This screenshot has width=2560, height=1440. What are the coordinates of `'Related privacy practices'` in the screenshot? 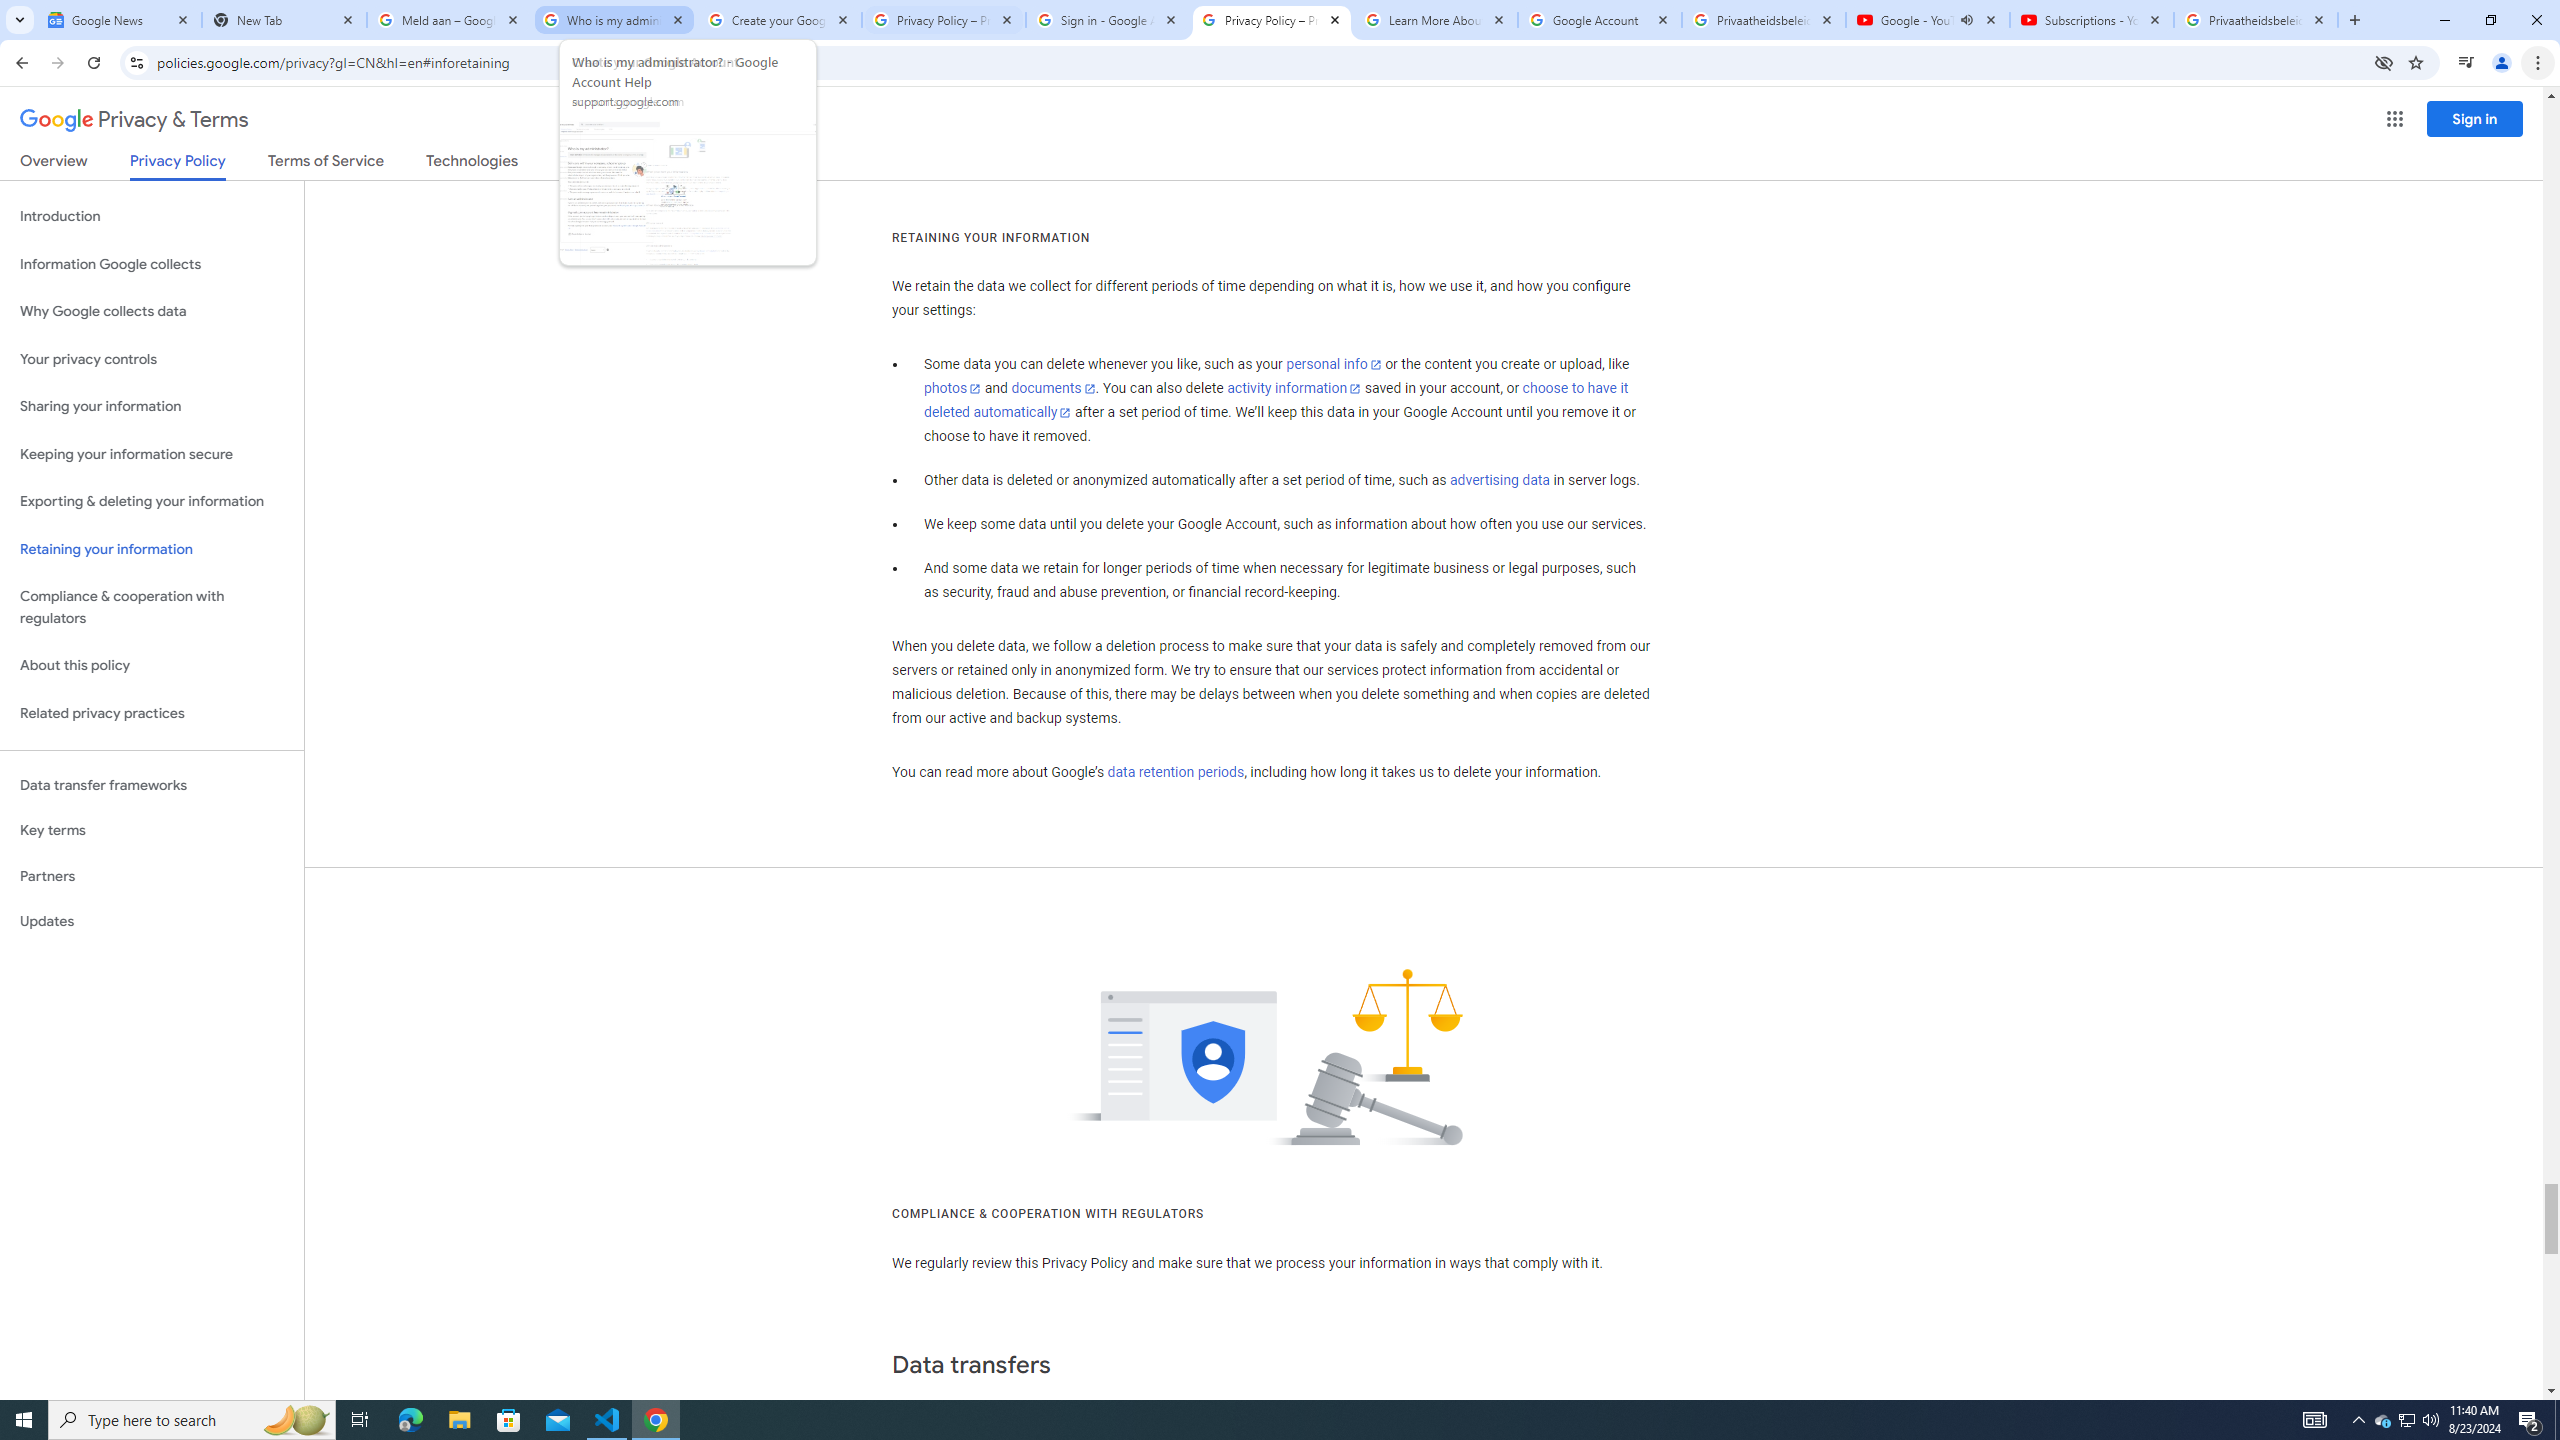 It's located at (151, 712).